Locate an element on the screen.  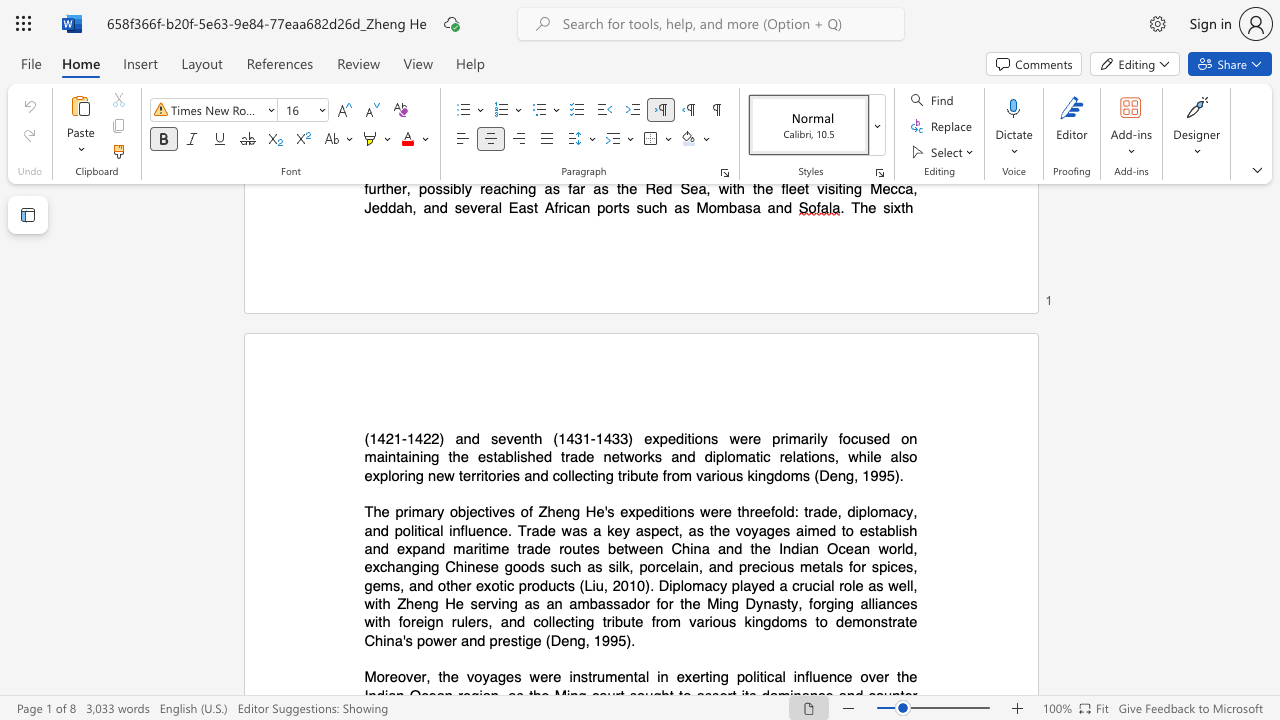
the subset text "ob" within the text "objectives" is located at coordinates (448, 511).